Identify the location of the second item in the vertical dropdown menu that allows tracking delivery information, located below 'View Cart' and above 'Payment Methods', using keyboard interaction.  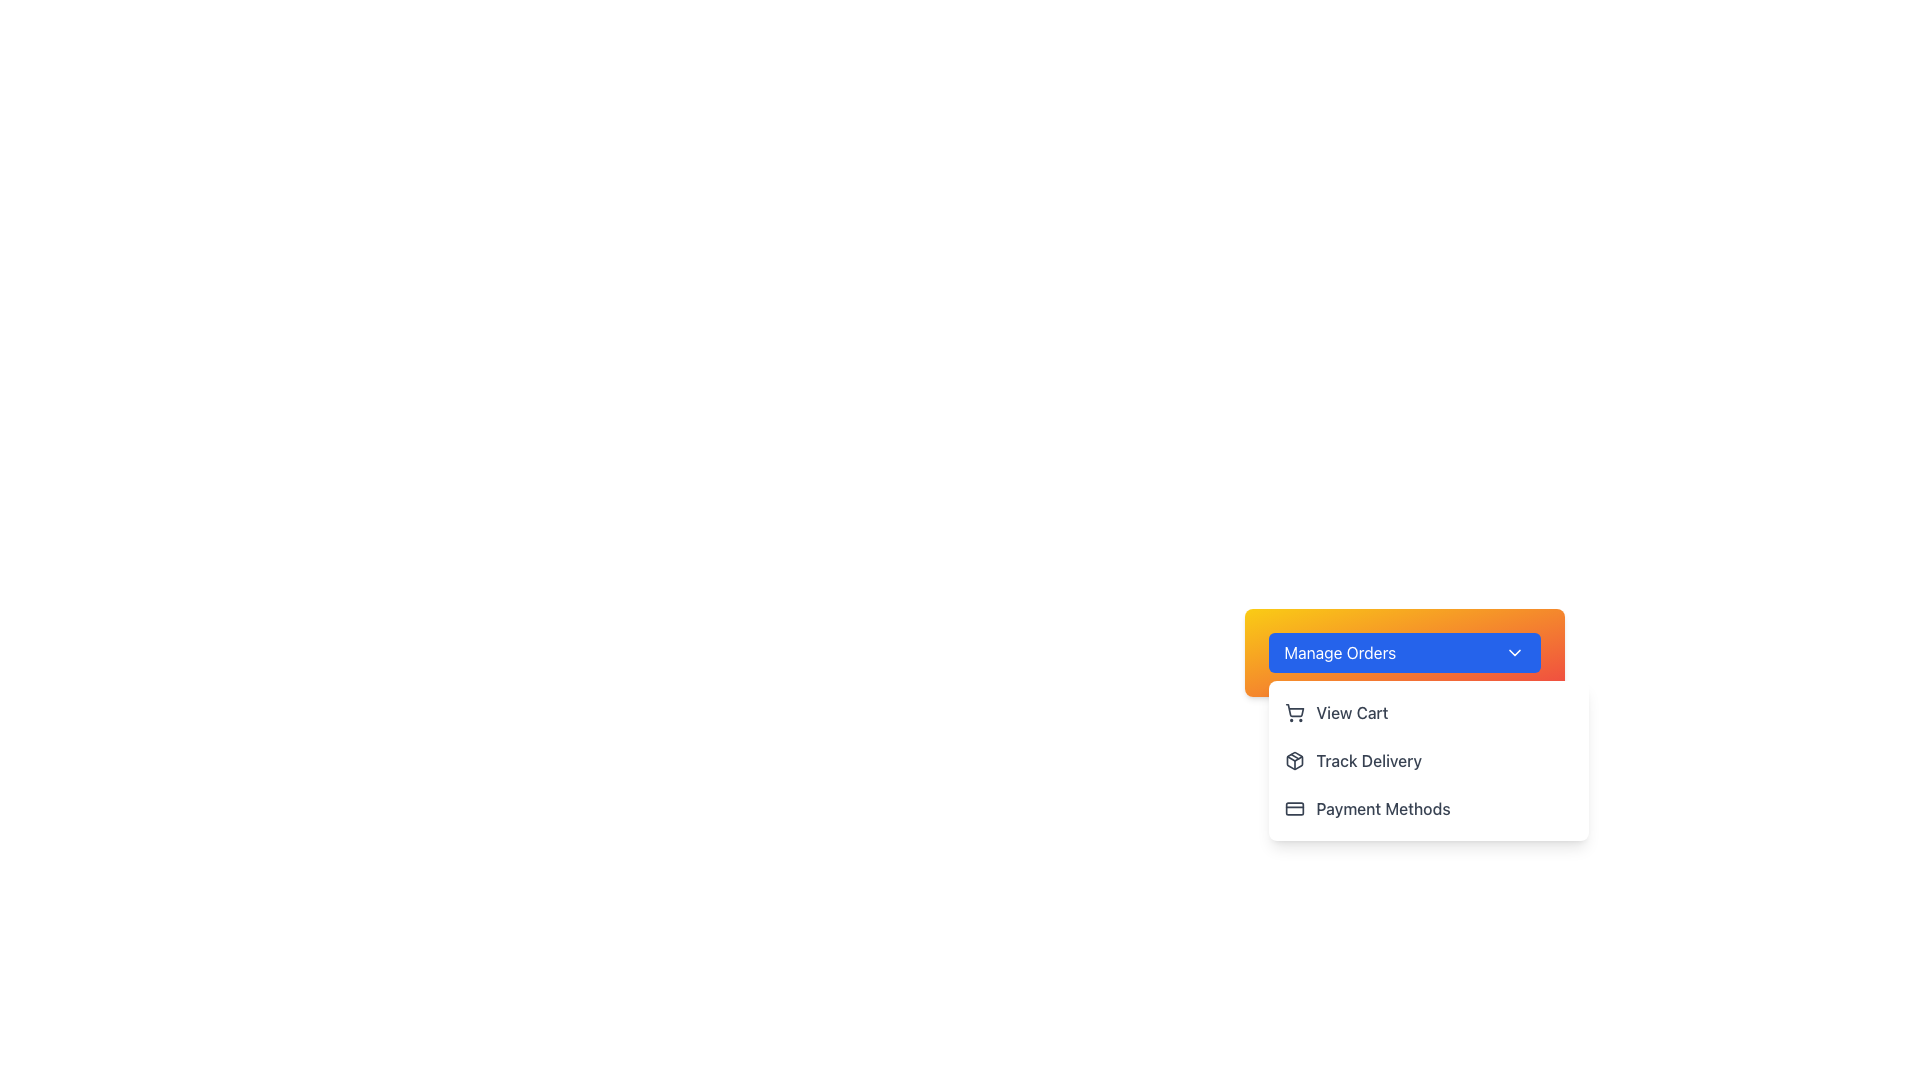
(1427, 760).